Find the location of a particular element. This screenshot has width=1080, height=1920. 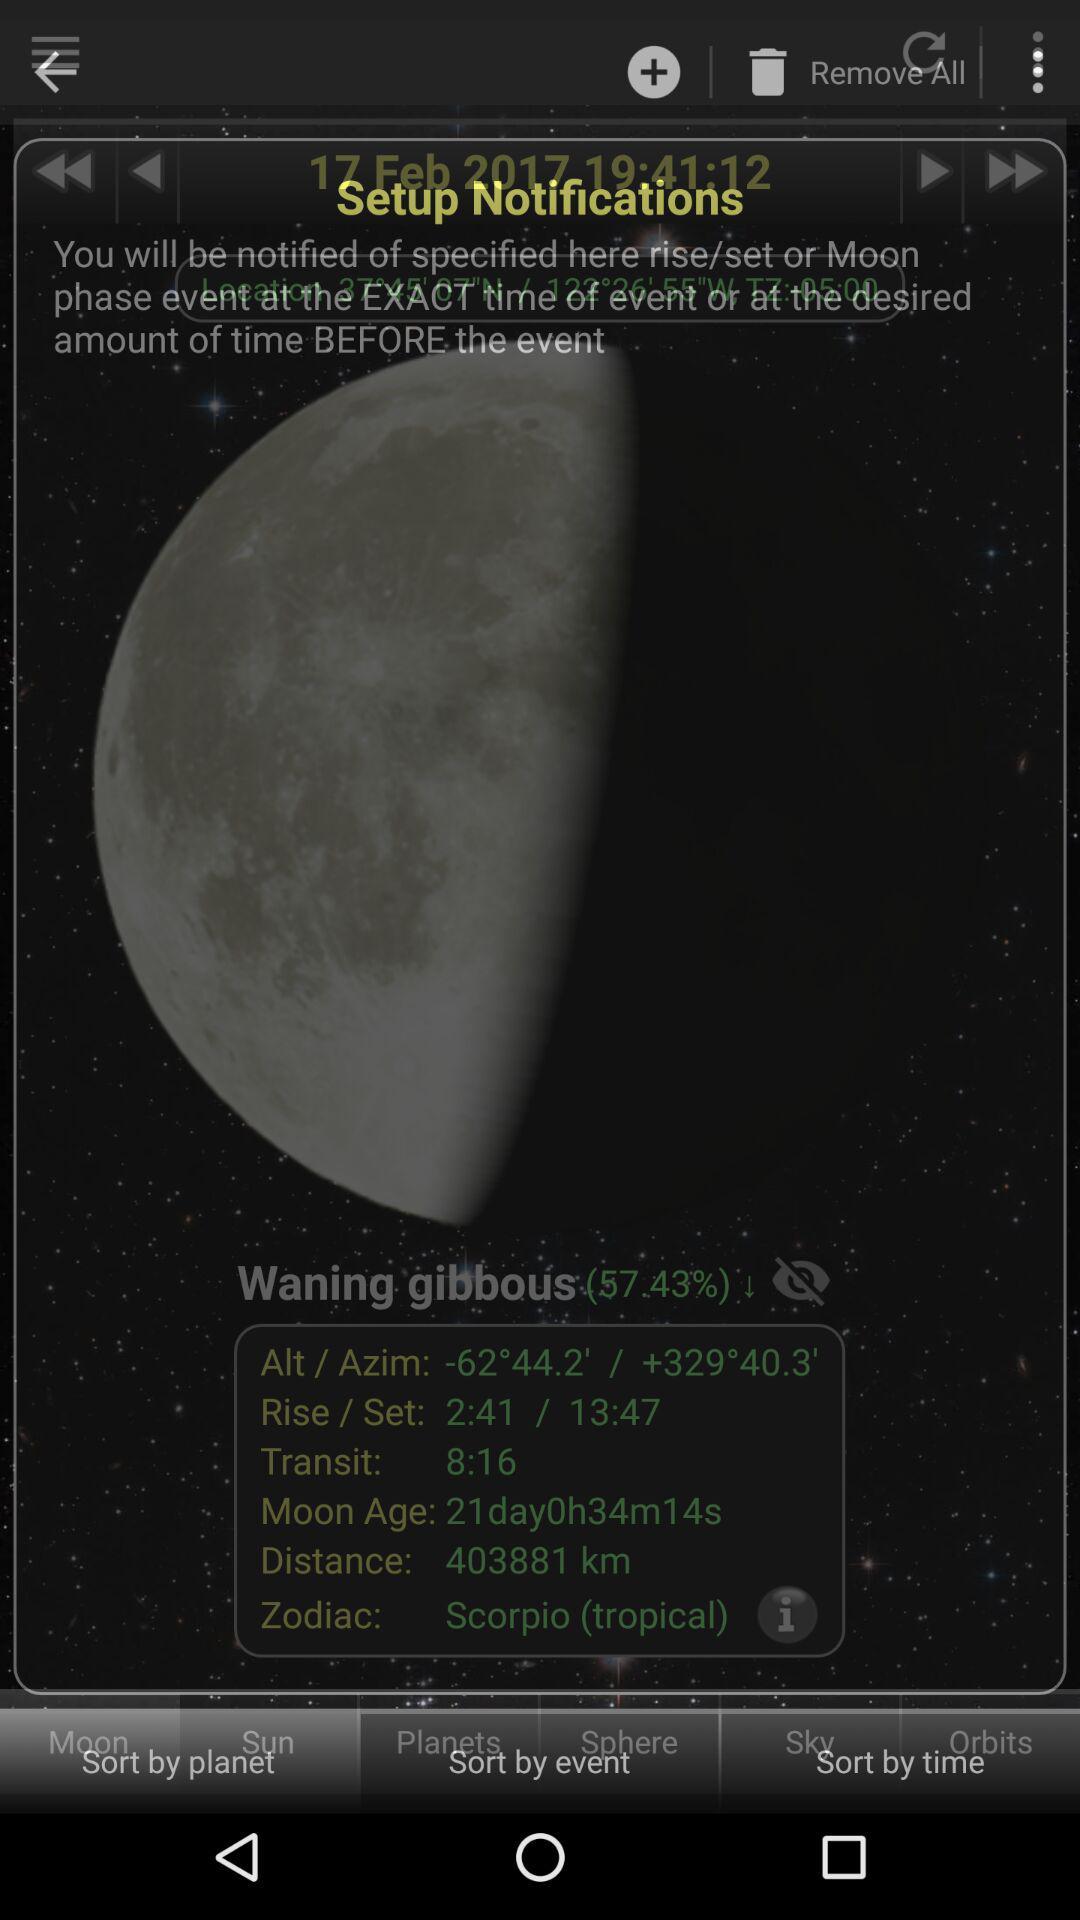

the play icon is located at coordinates (932, 171).